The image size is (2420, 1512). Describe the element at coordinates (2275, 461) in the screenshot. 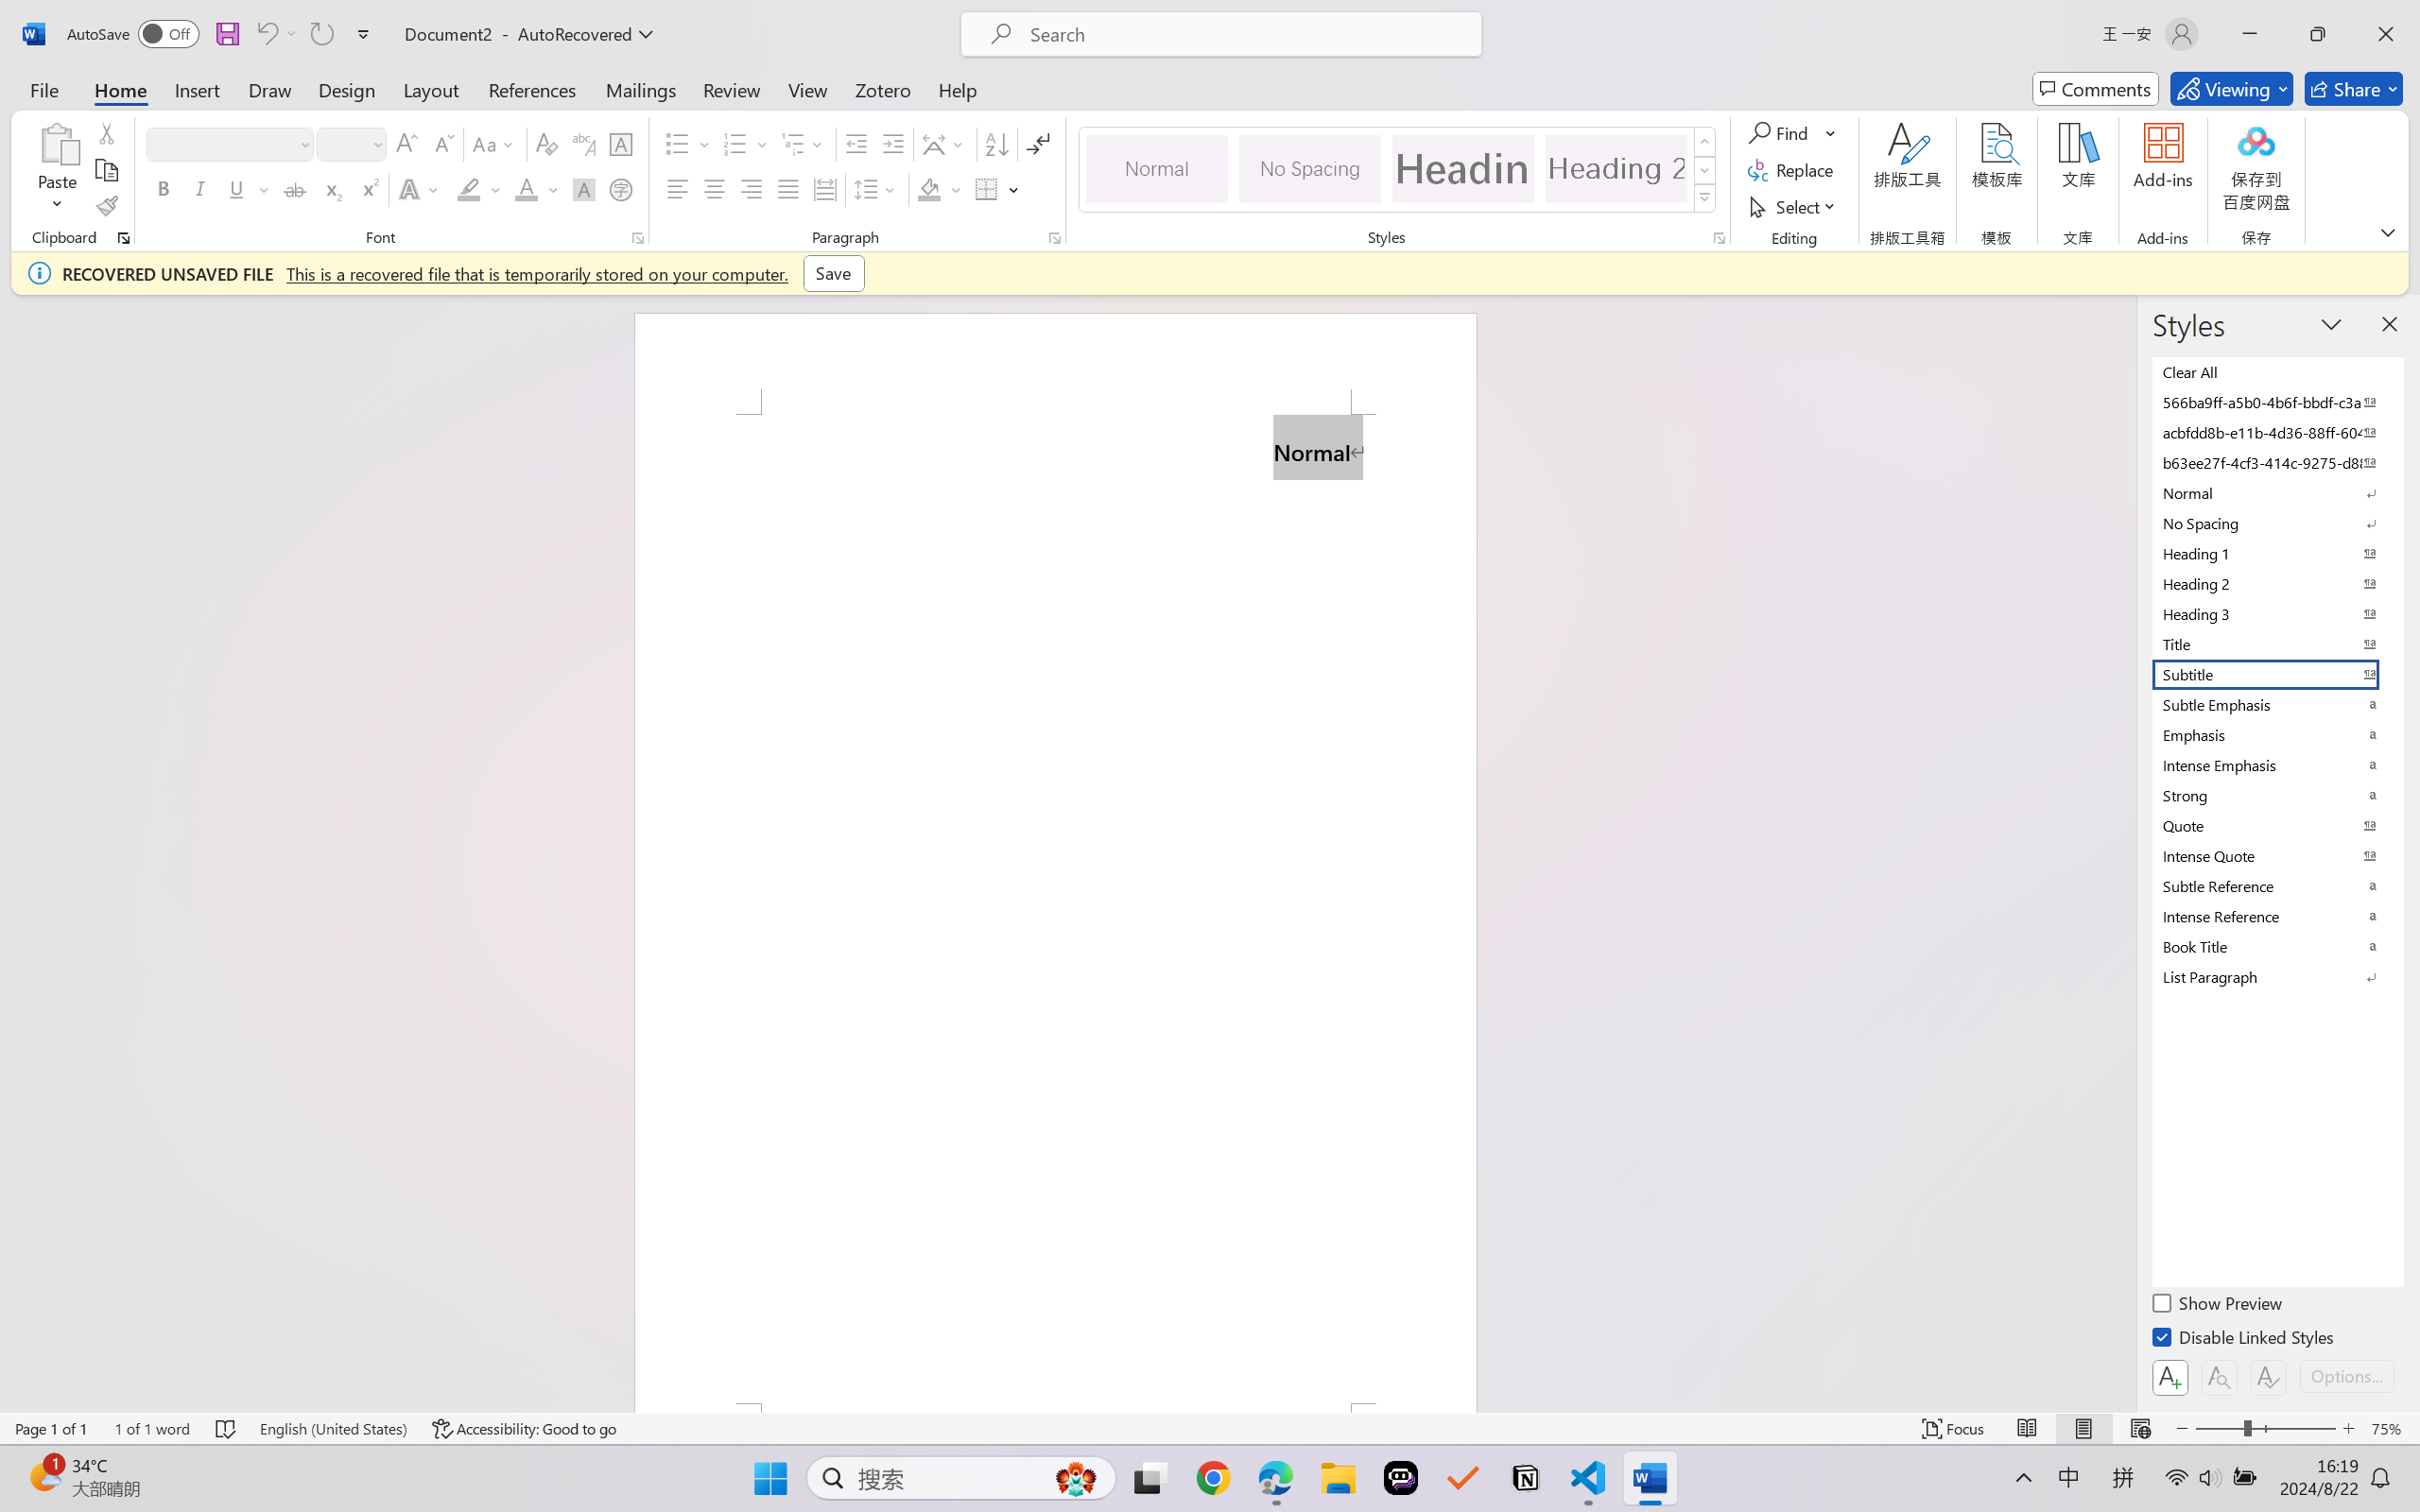

I see `'b63ee27f-4cf3-414c-9275-d88e3f90795e'` at that location.